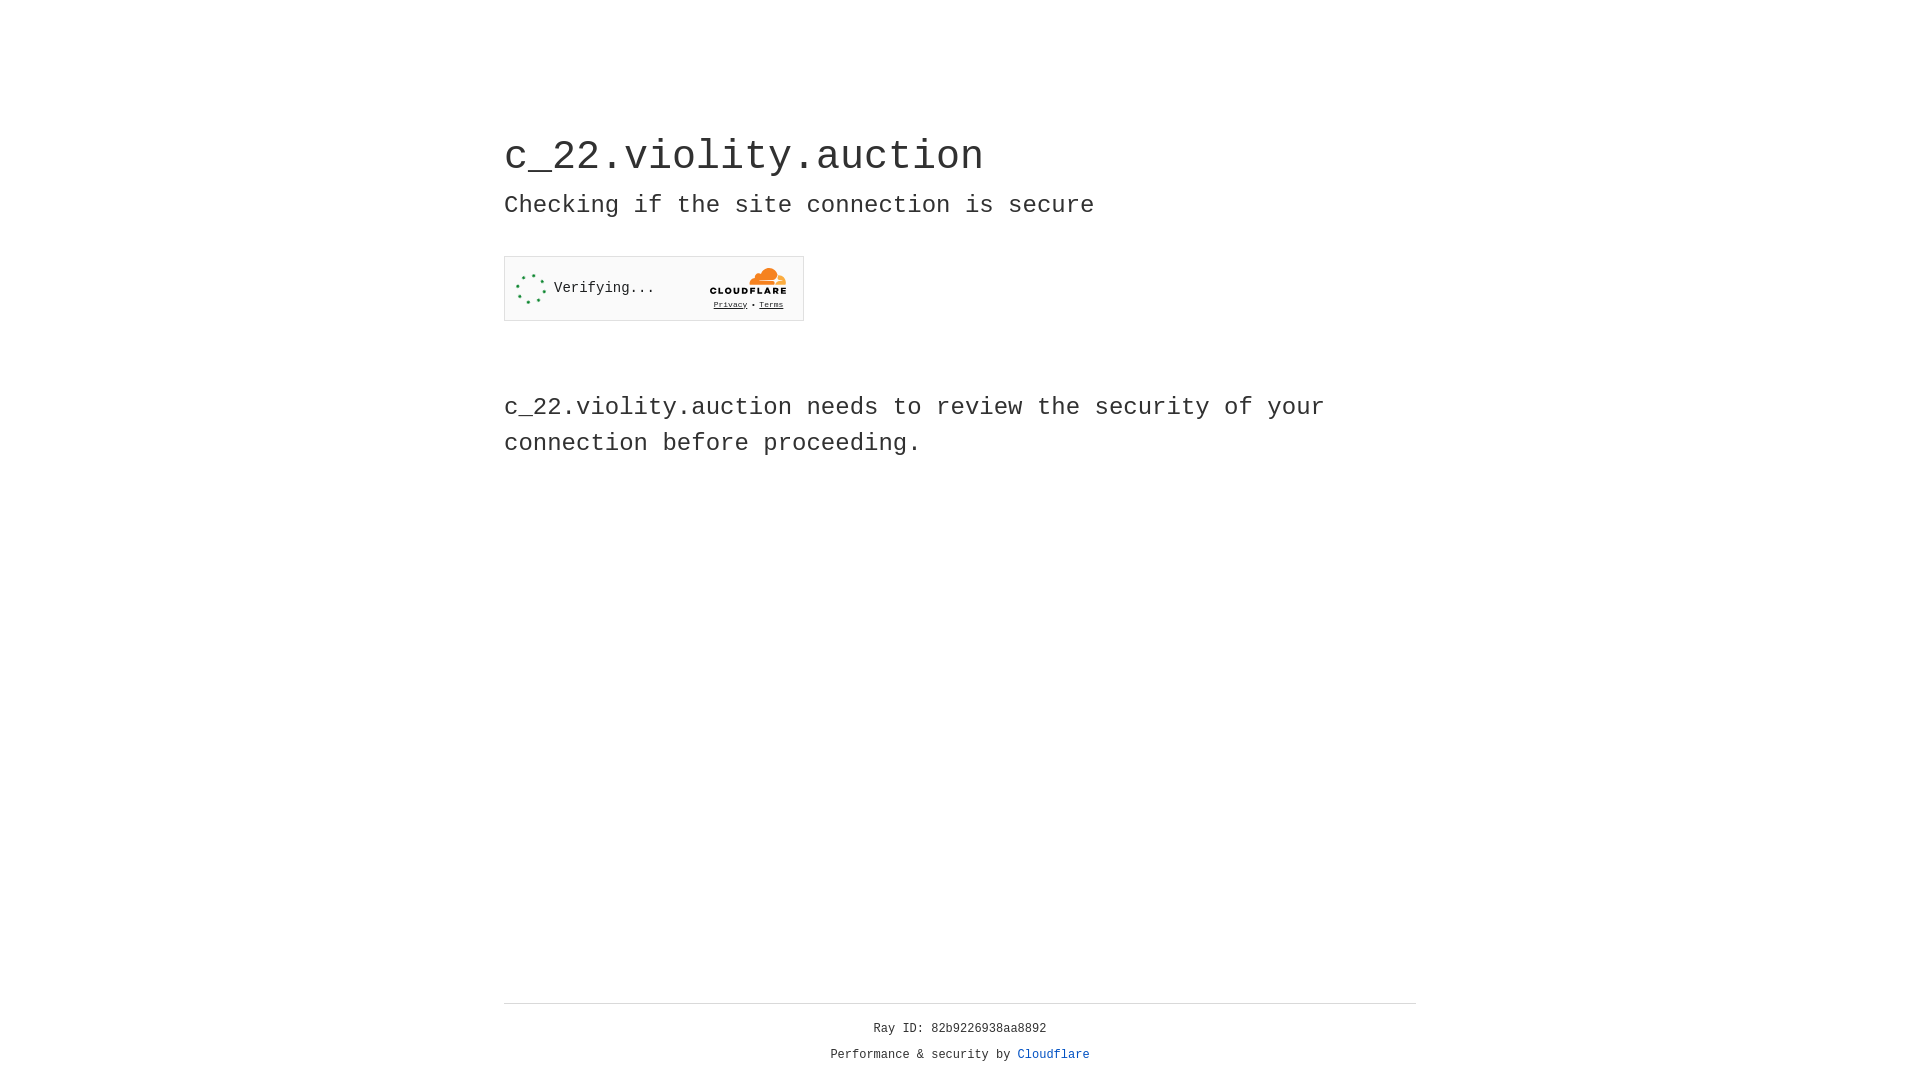 The height and width of the screenshot is (1080, 1920). I want to click on 'Widget containing a Cloudflare security challenge', so click(653, 288).